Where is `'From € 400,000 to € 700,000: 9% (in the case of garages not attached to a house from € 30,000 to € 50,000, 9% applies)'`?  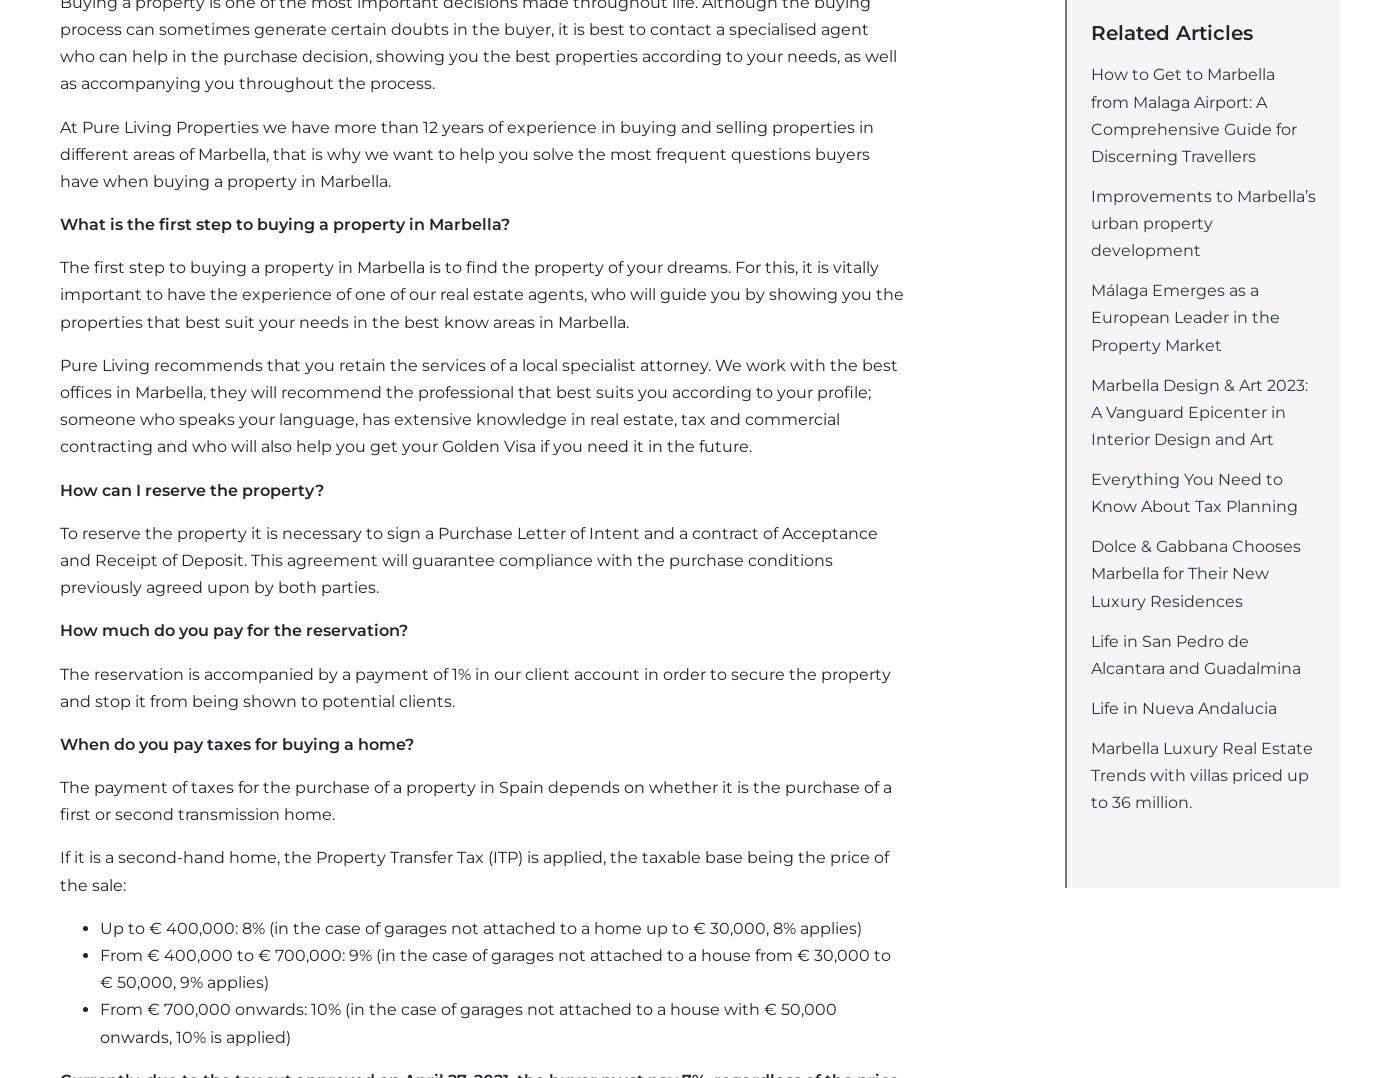 'From € 400,000 to € 700,000: 9% (in the case of garages not attached to a house from € 30,000 to € 50,000, 9% applies)' is located at coordinates (495, 969).